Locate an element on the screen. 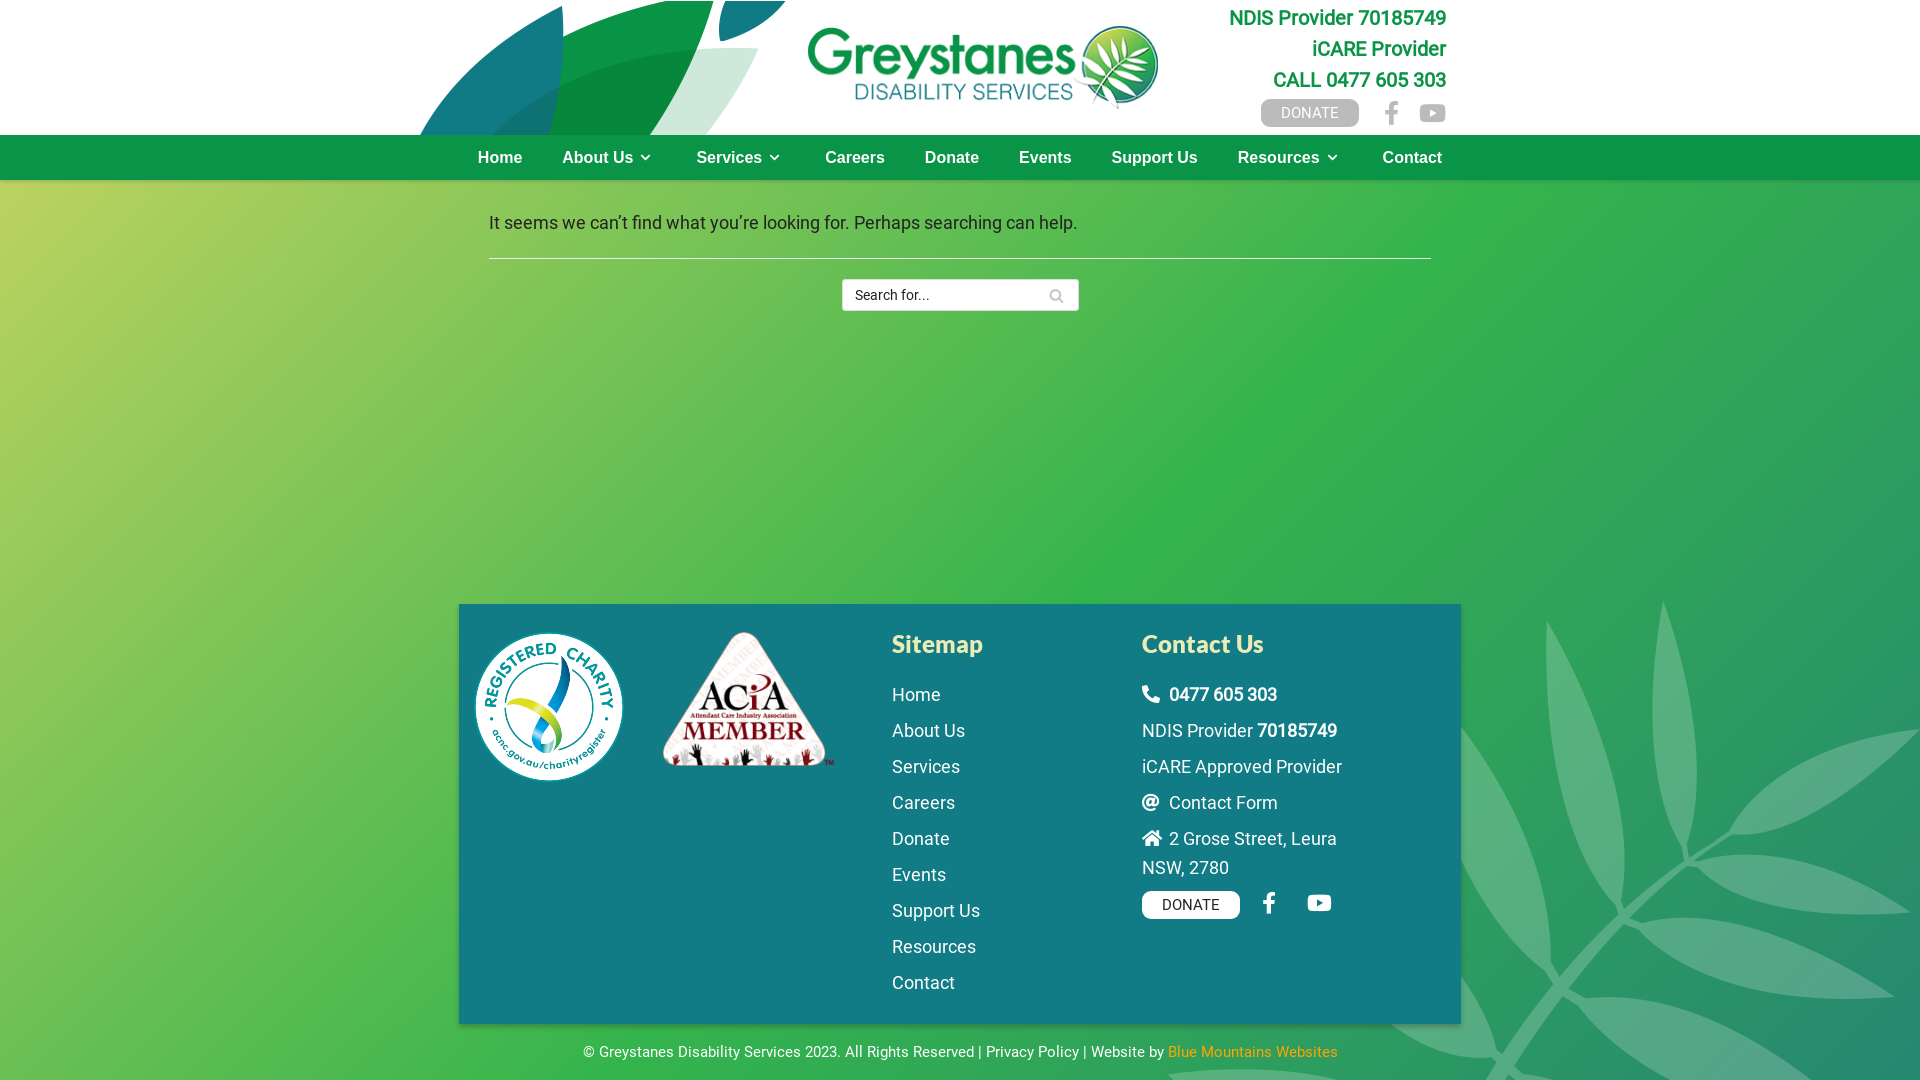 Image resolution: width=1920 pixels, height=1080 pixels. 'Privacy Policy' is located at coordinates (1032, 1051).